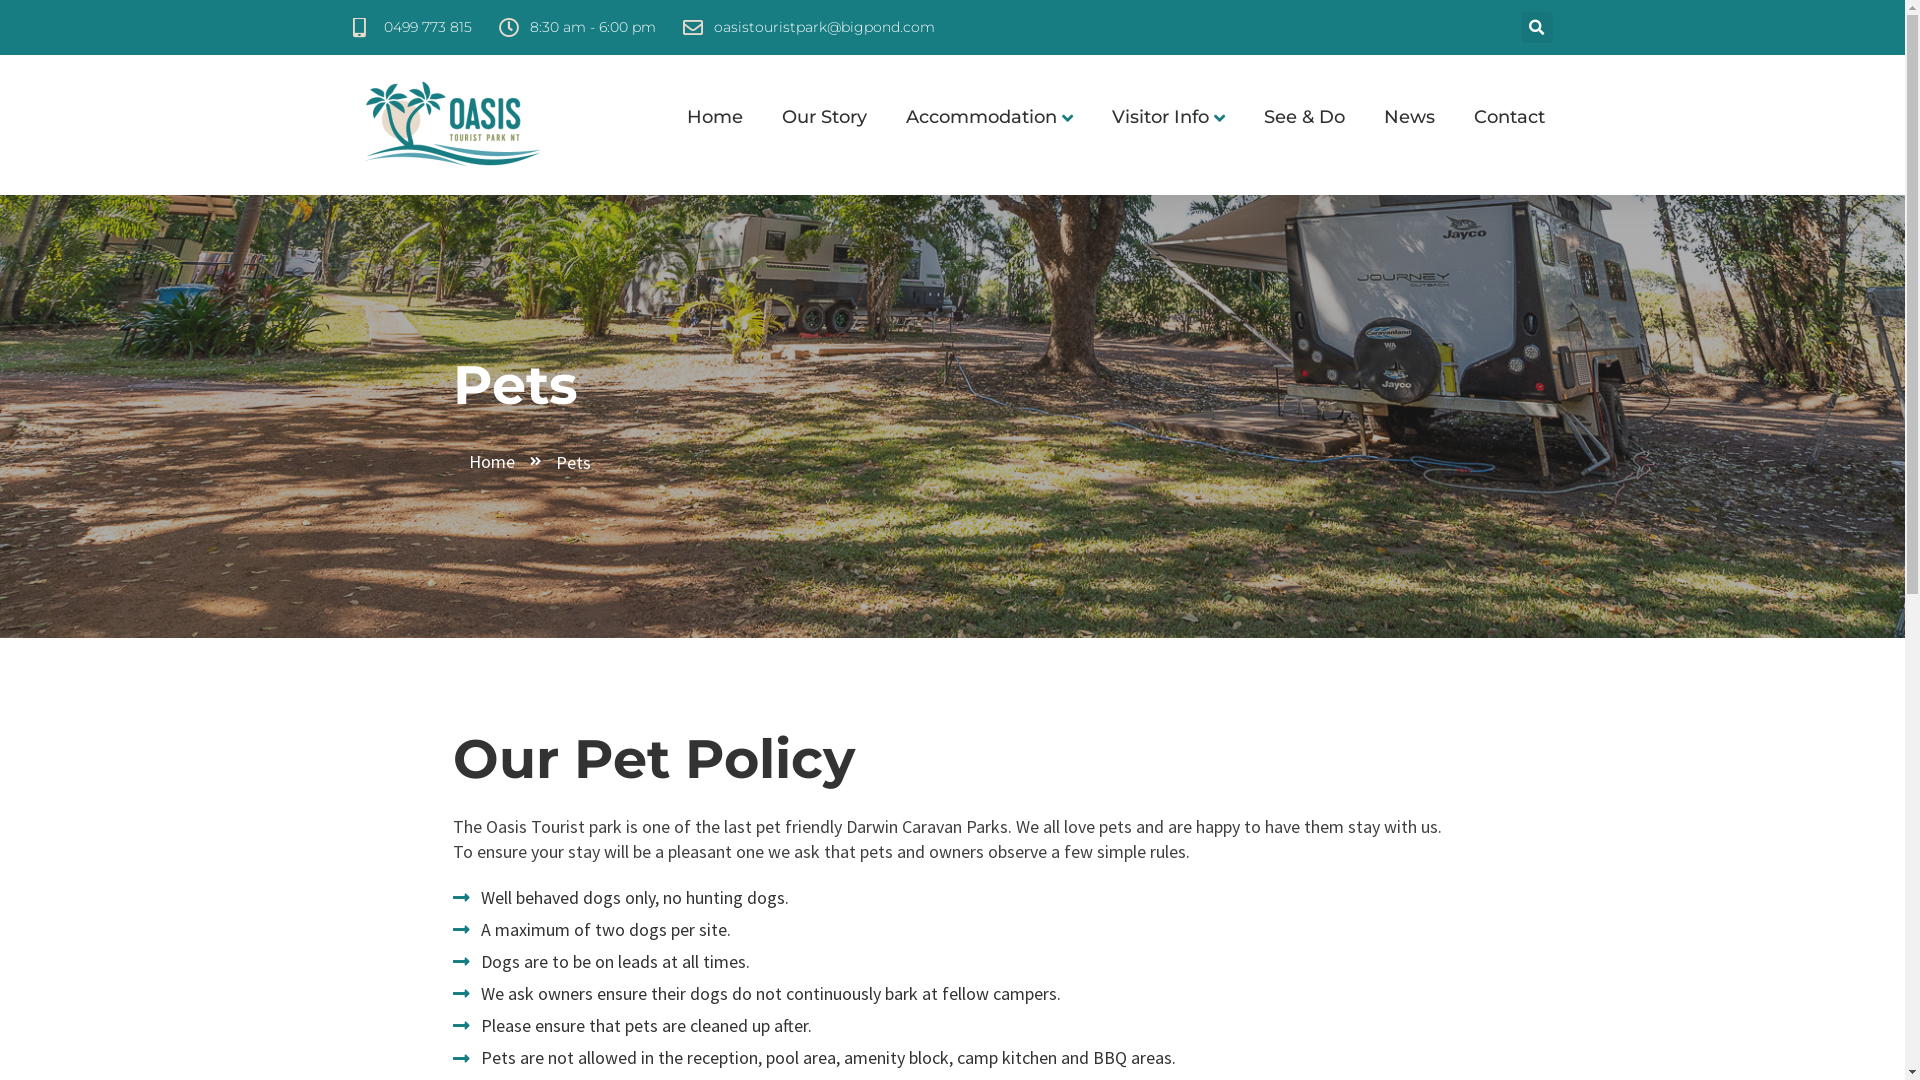  Describe the element at coordinates (1498, 117) in the screenshot. I see `'Contact'` at that location.